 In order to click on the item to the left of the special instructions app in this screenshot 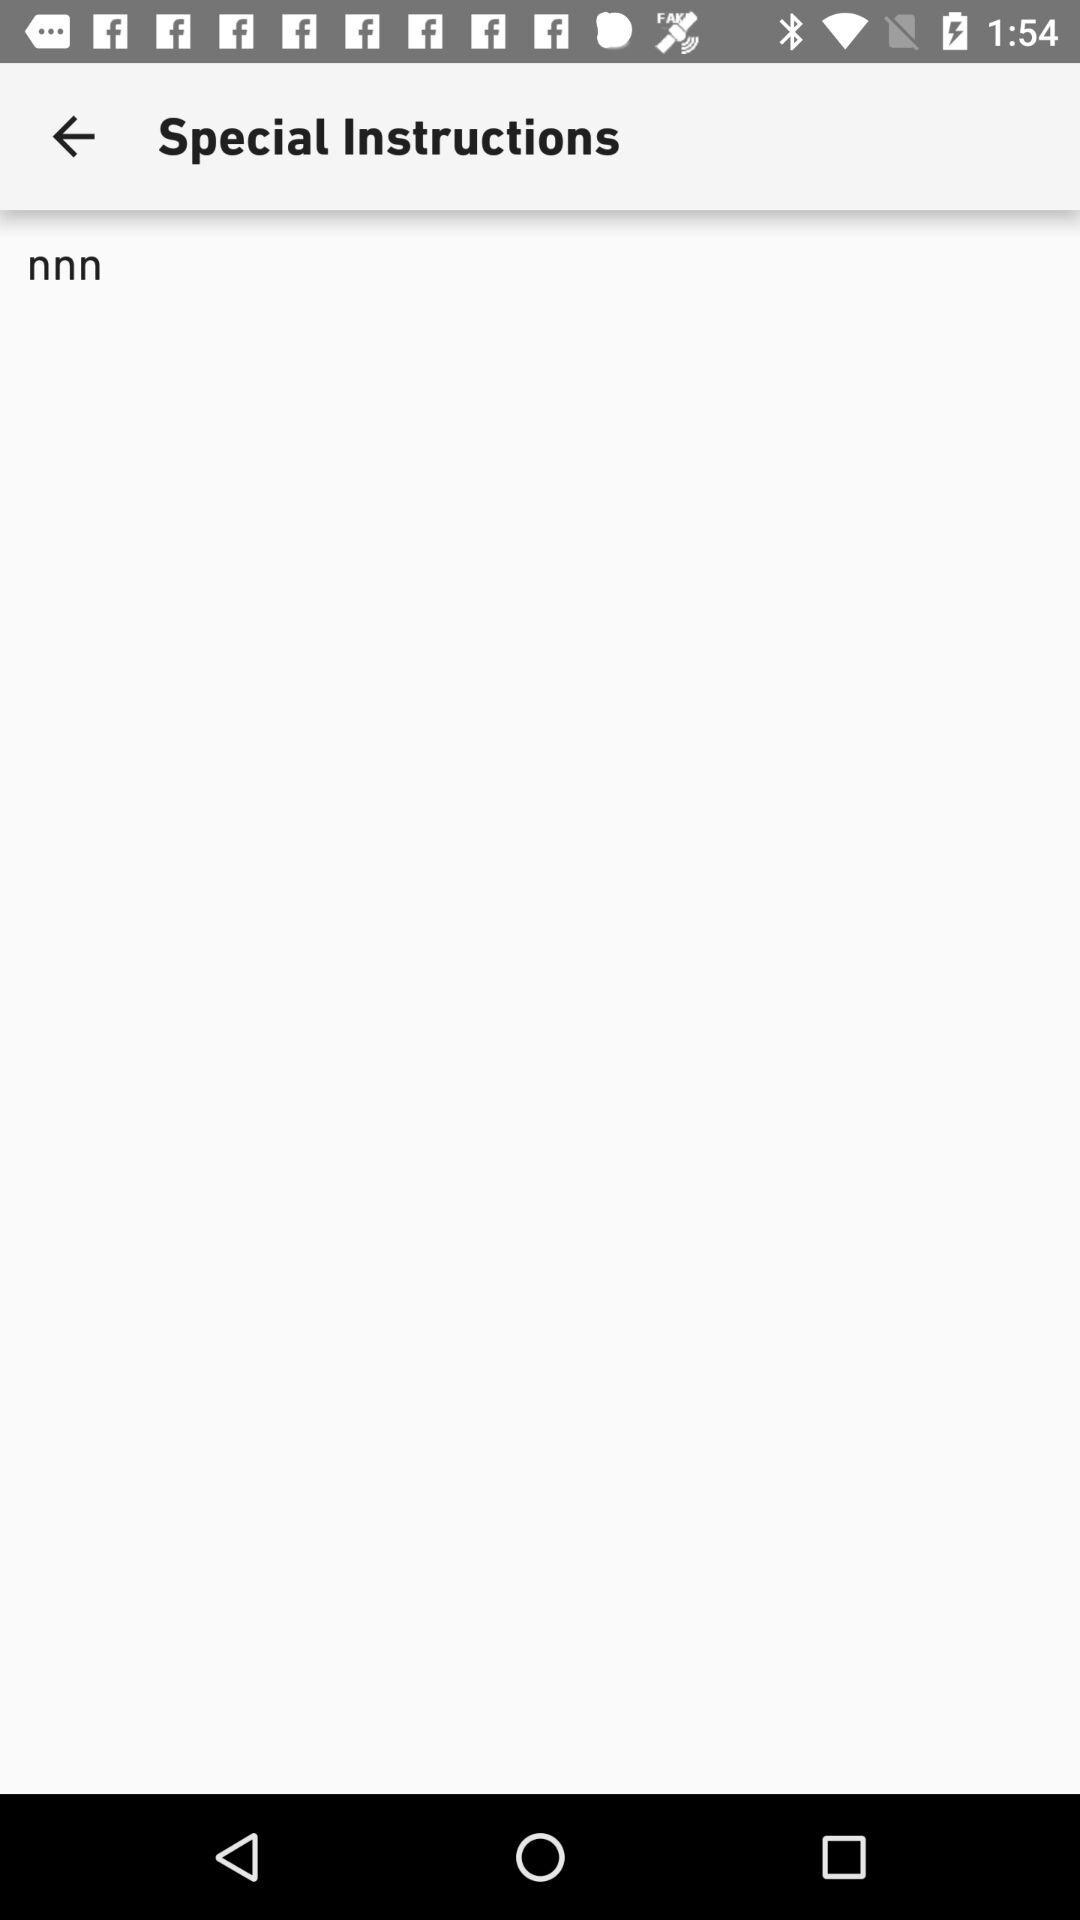, I will do `click(72, 135)`.